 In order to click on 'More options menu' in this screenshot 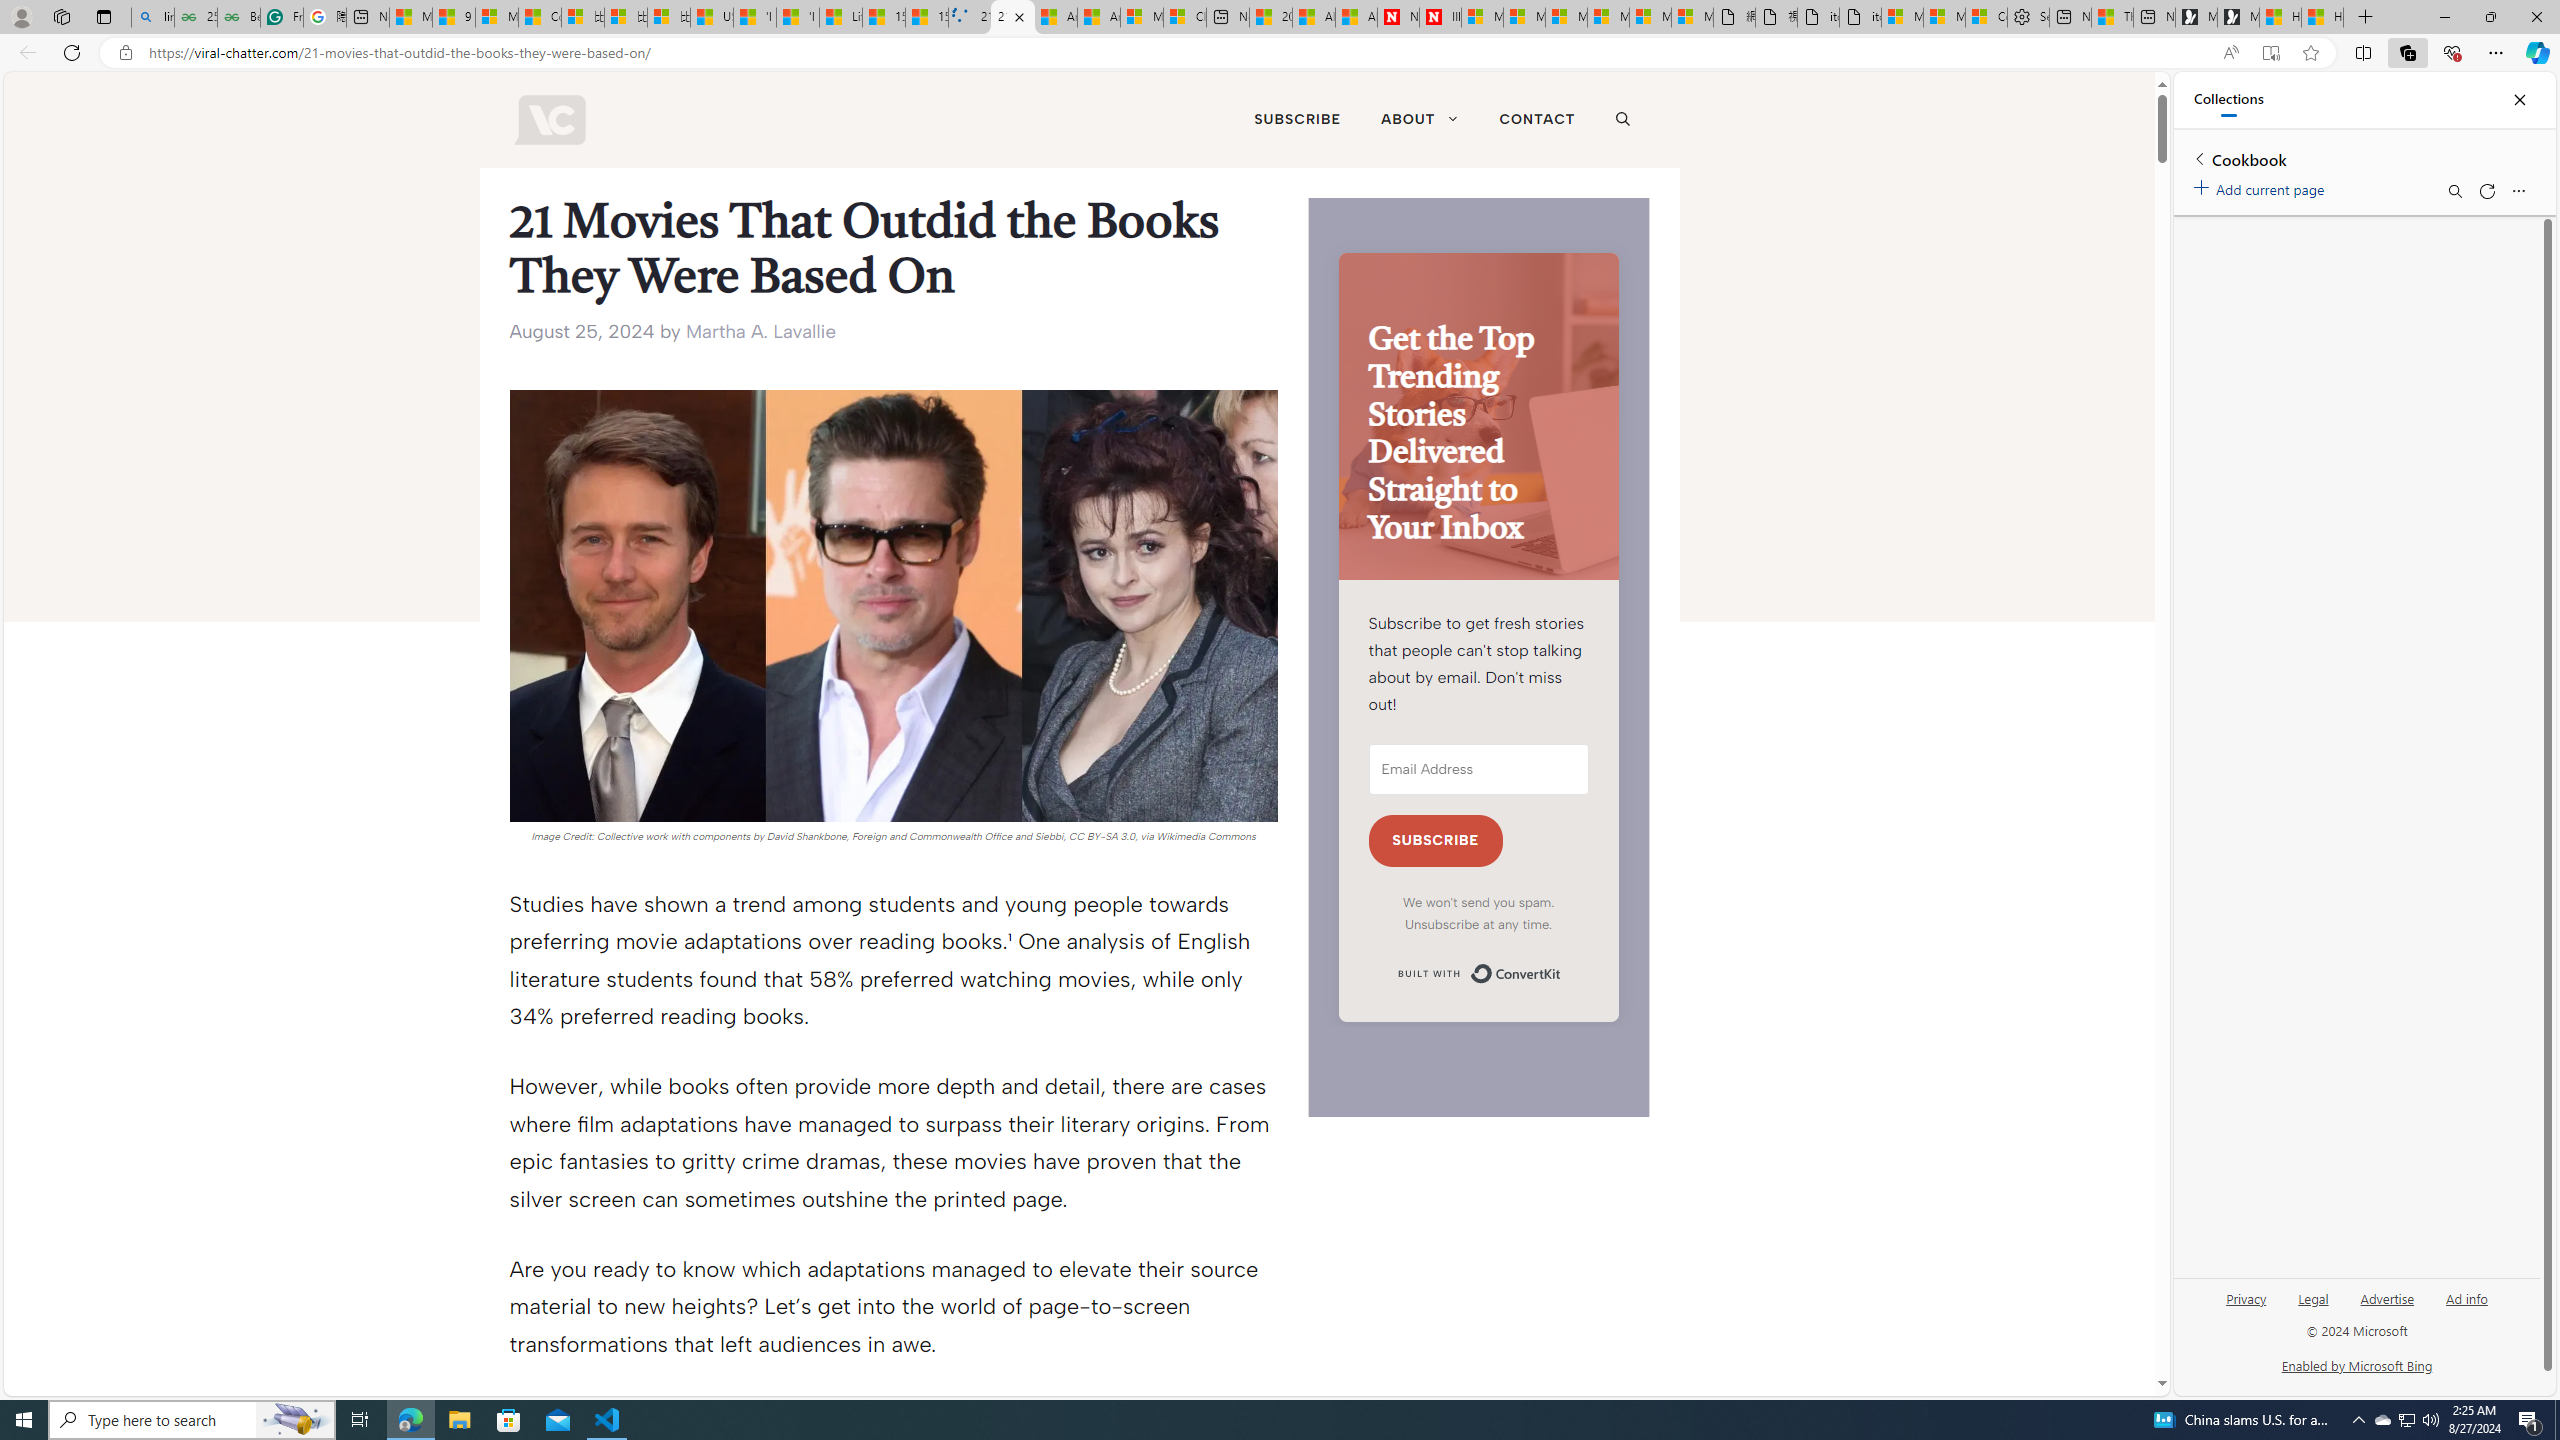, I will do `click(2519, 191)`.